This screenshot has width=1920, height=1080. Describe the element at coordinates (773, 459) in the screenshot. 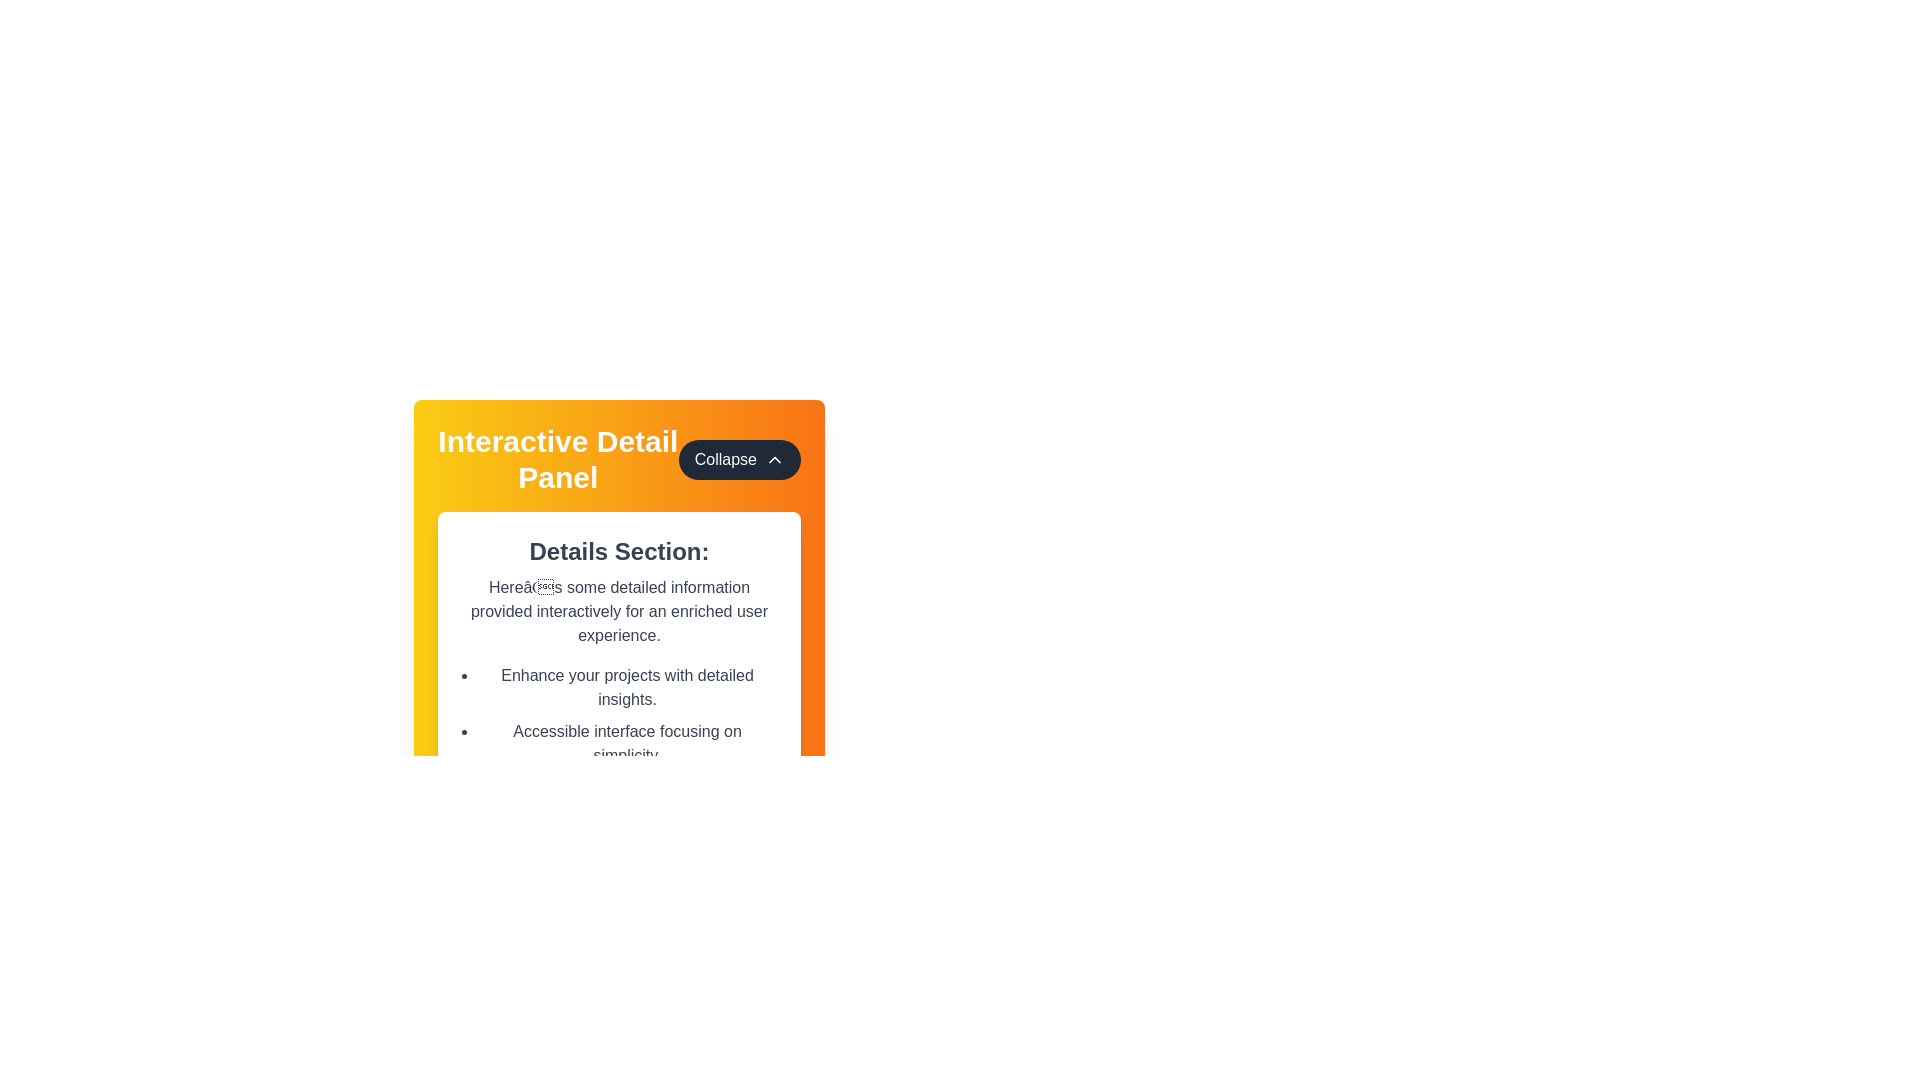

I see `the SVG icon inside the 'Collapse' button` at that location.